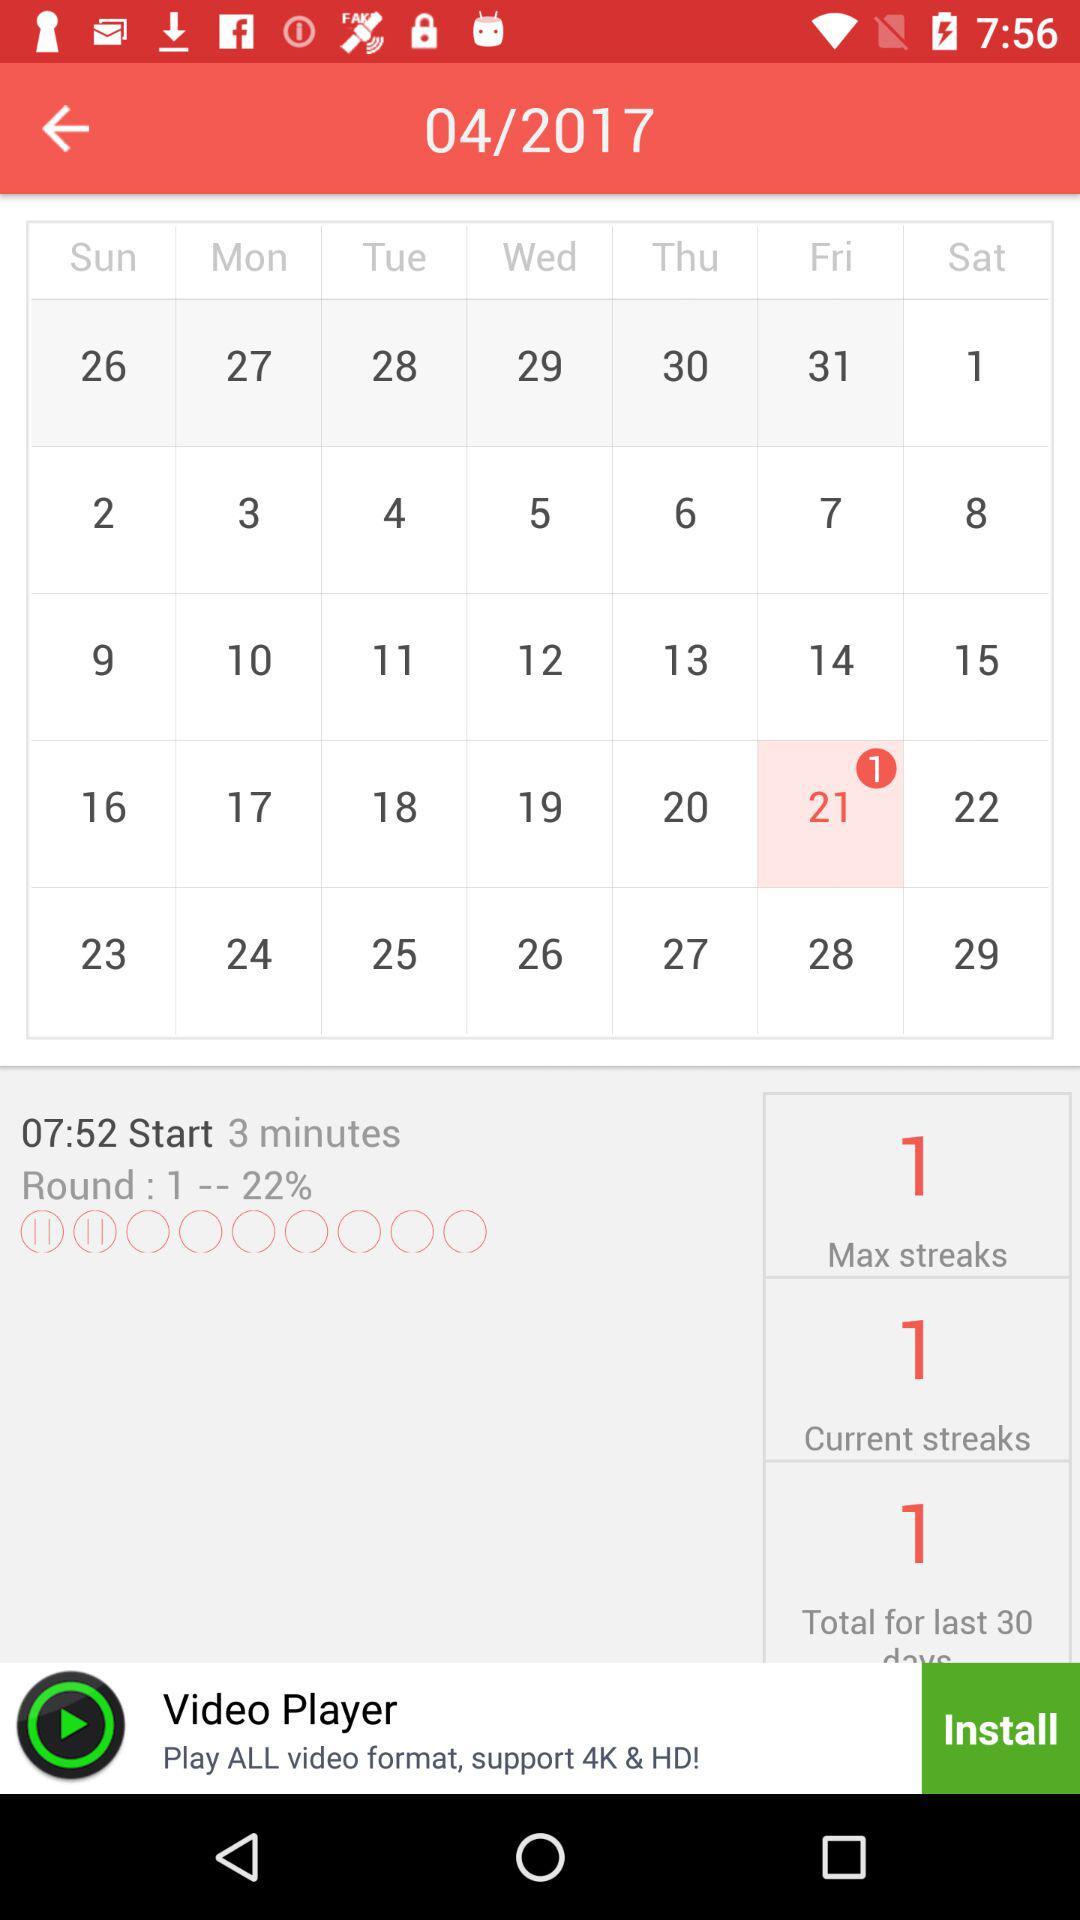  Describe the element at coordinates (314, 1131) in the screenshot. I see `the icon to the left of the 1 icon` at that location.